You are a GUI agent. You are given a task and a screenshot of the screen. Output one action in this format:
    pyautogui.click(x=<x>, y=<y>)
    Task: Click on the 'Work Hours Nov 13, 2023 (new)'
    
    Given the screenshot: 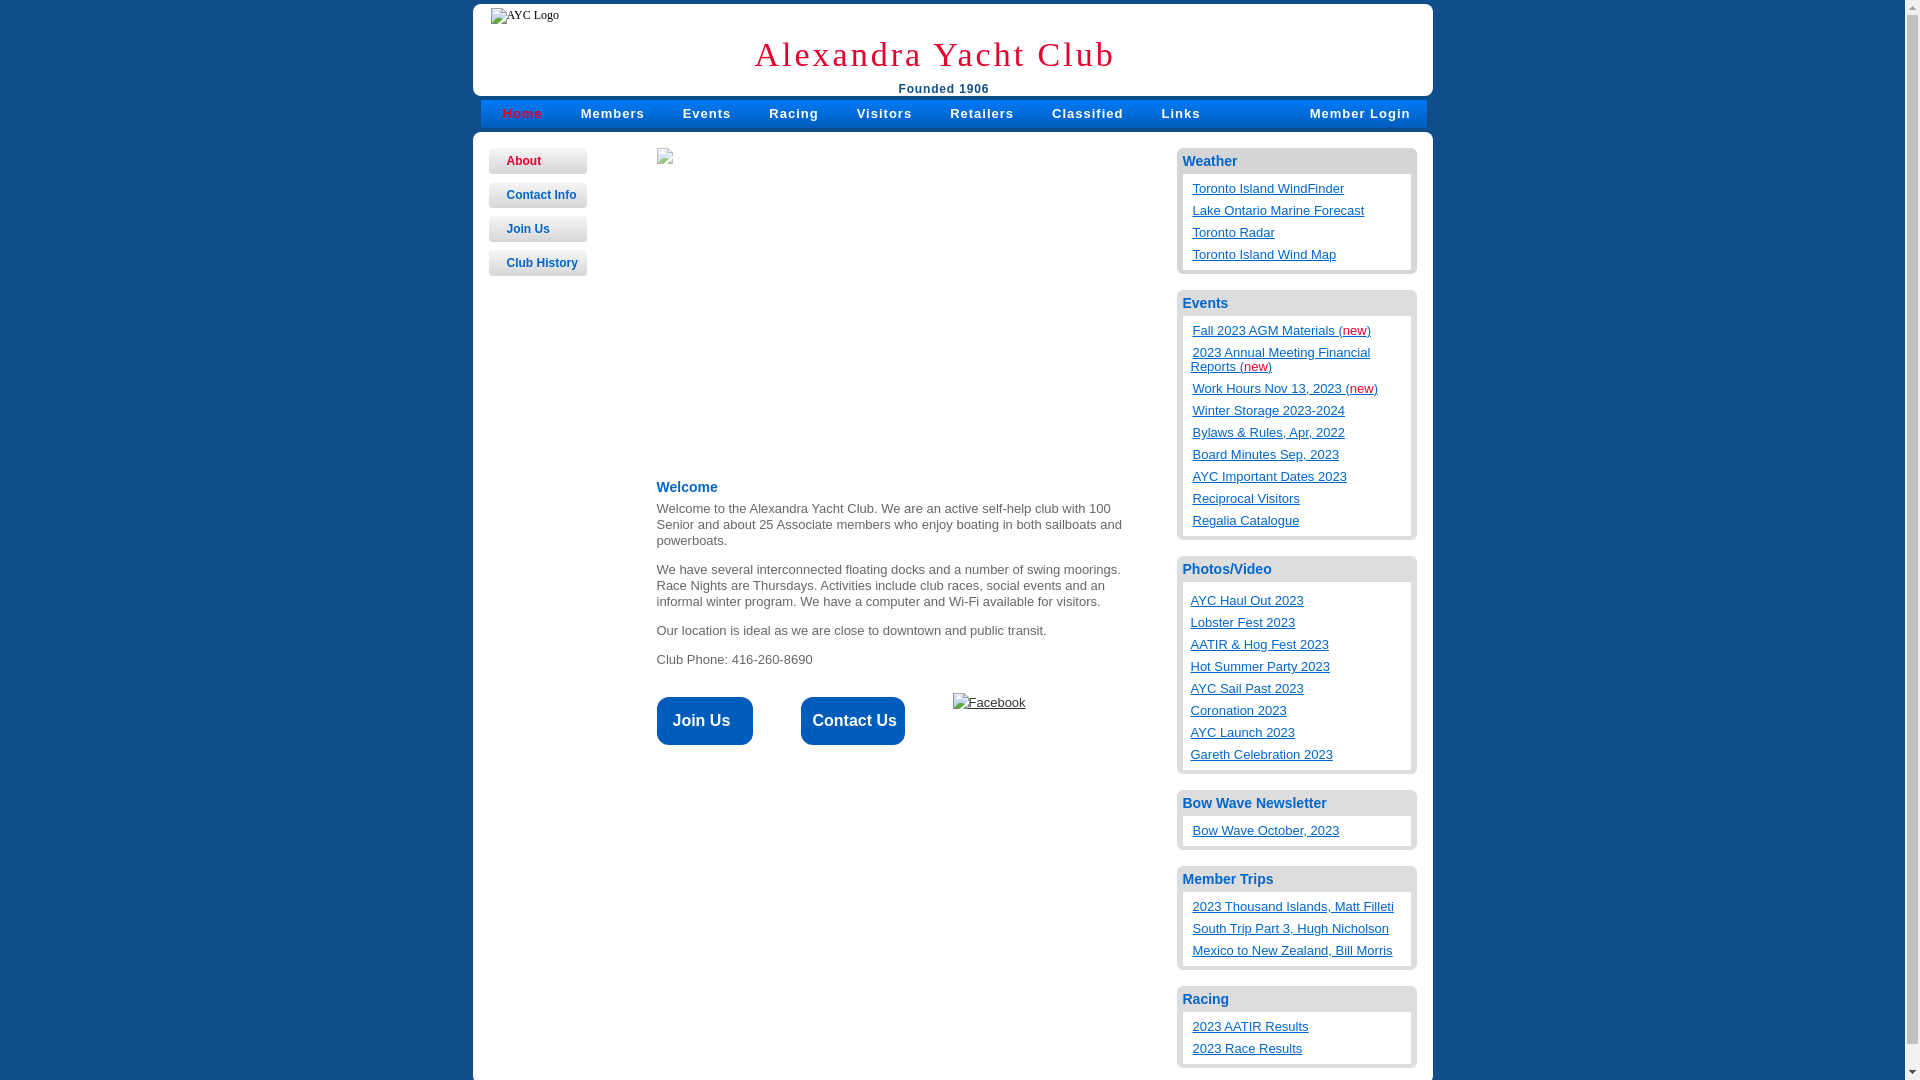 What is the action you would take?
    pyautogui.click(x=1300, y=385)
    